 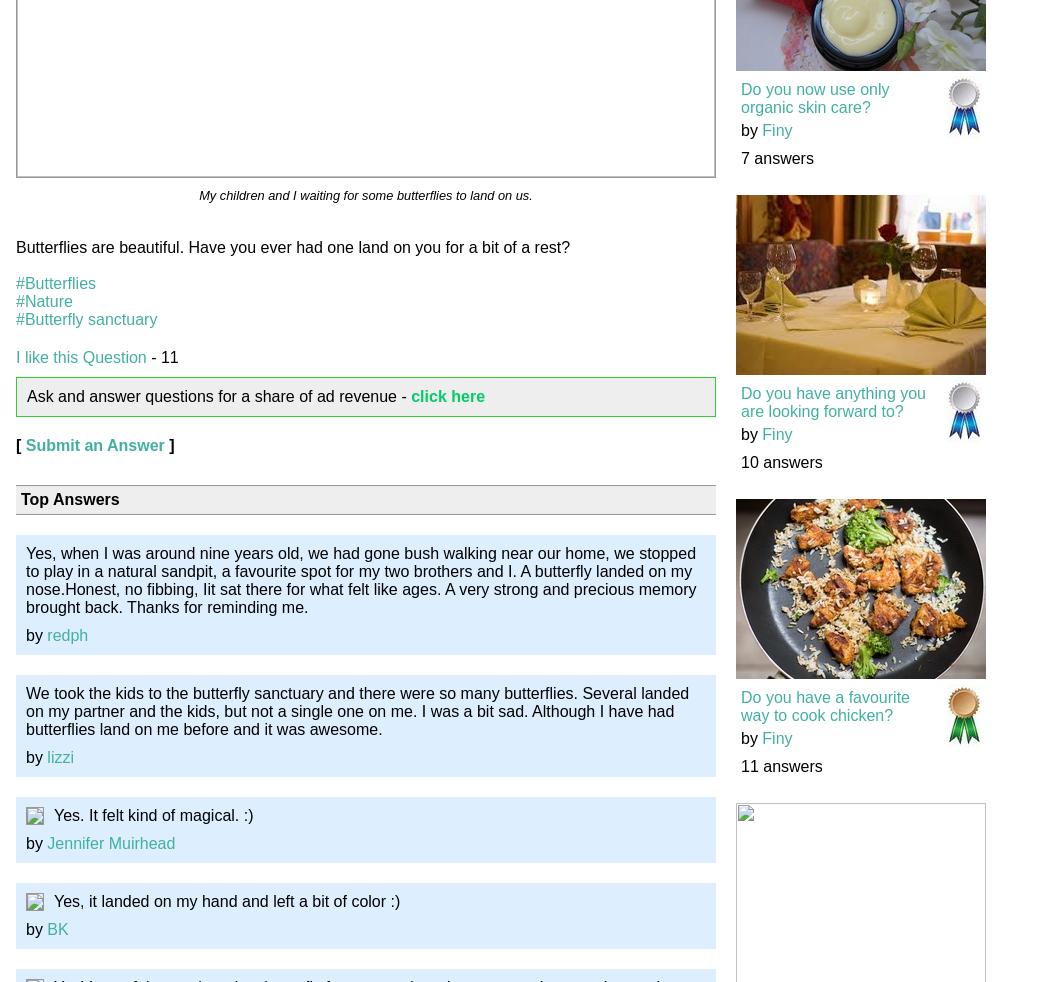 What do you see at coordinates (218, 395) in the screenshot?
I see `'Ask and answer questions for a share of ad revenue -'` at bounding box center [218, 395].